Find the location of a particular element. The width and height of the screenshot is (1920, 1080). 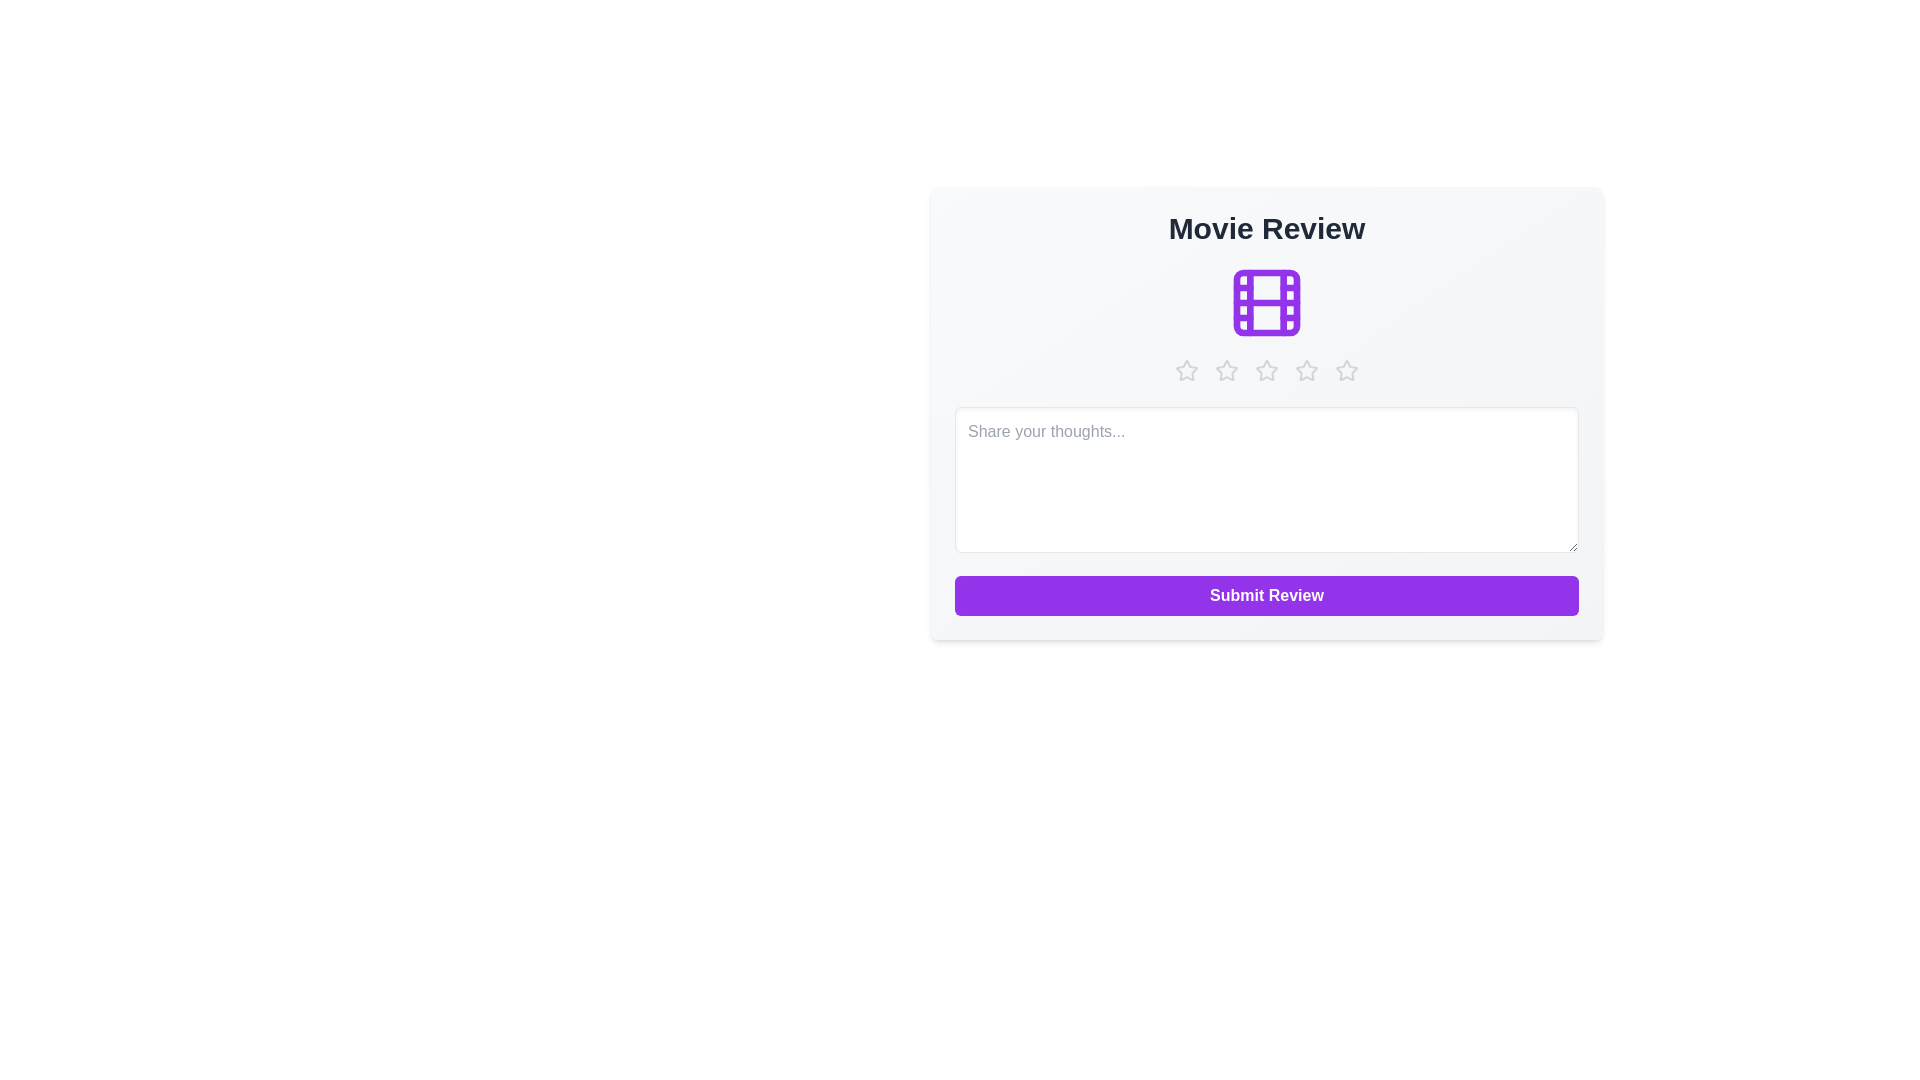

the 'Movie Review' header text to read its content is located at coordinates (1266, 227).